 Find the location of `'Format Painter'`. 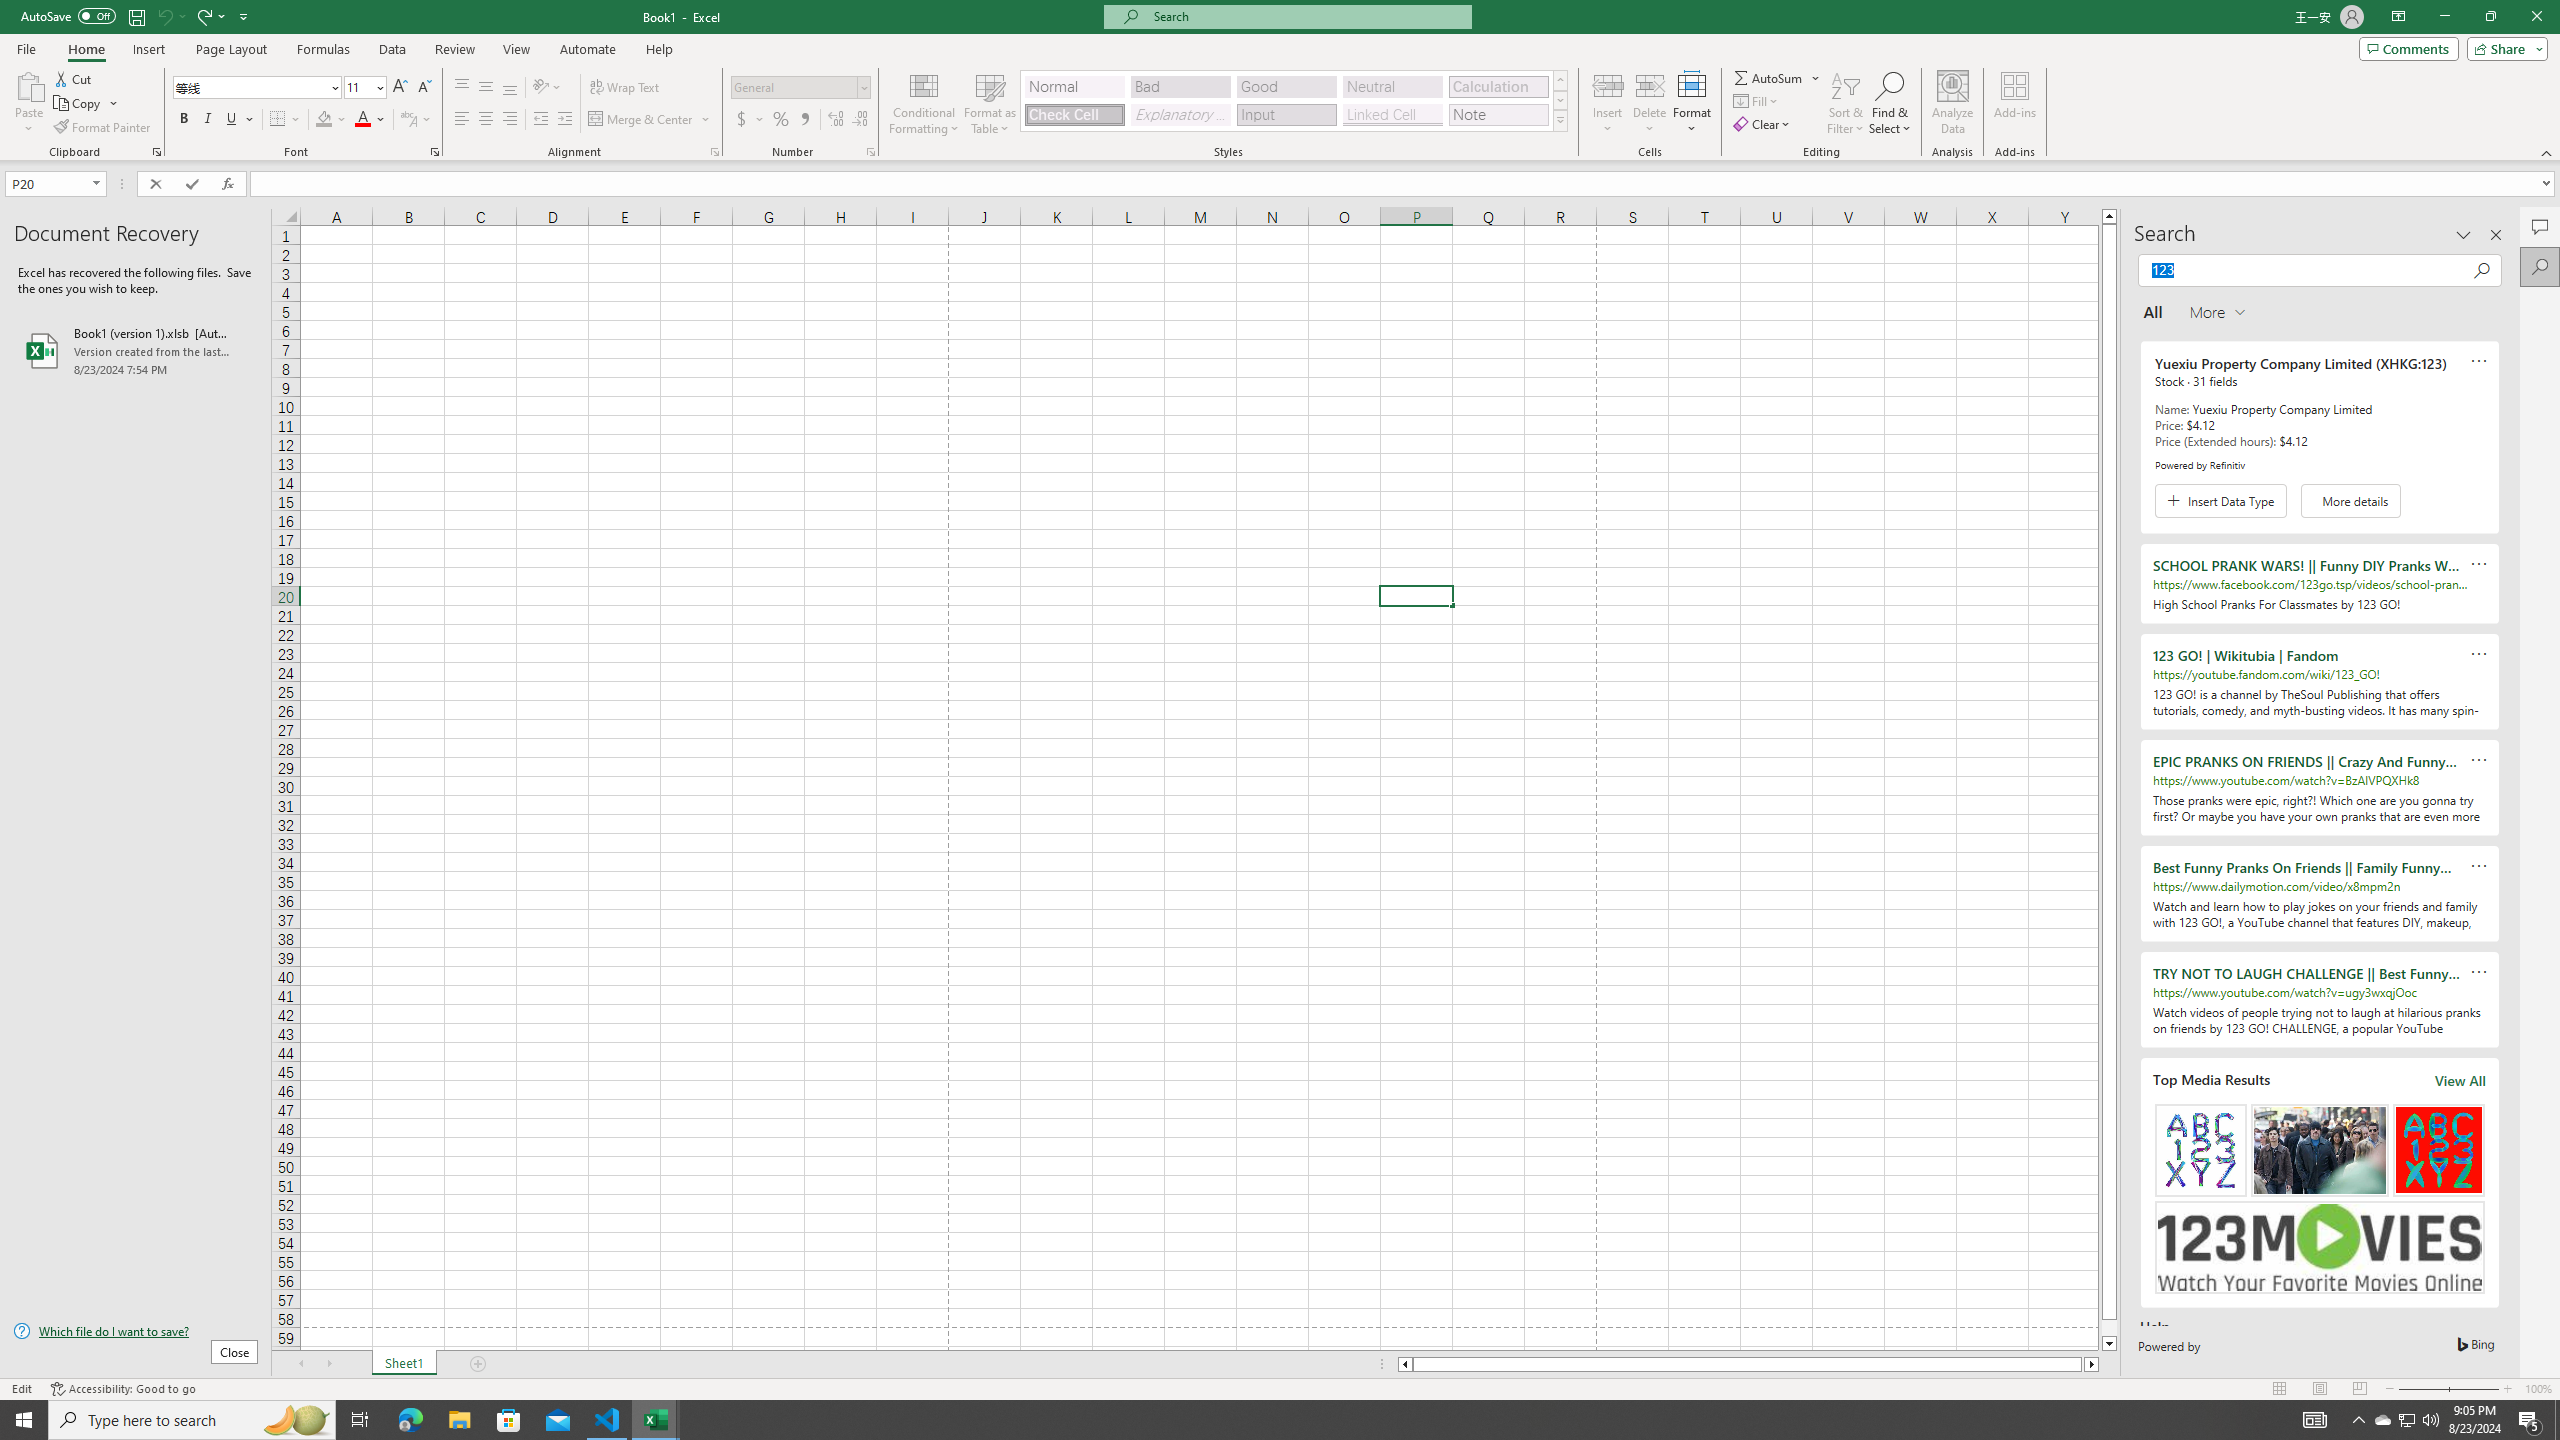

'Format Painter' is located at coordinates (102, 127).